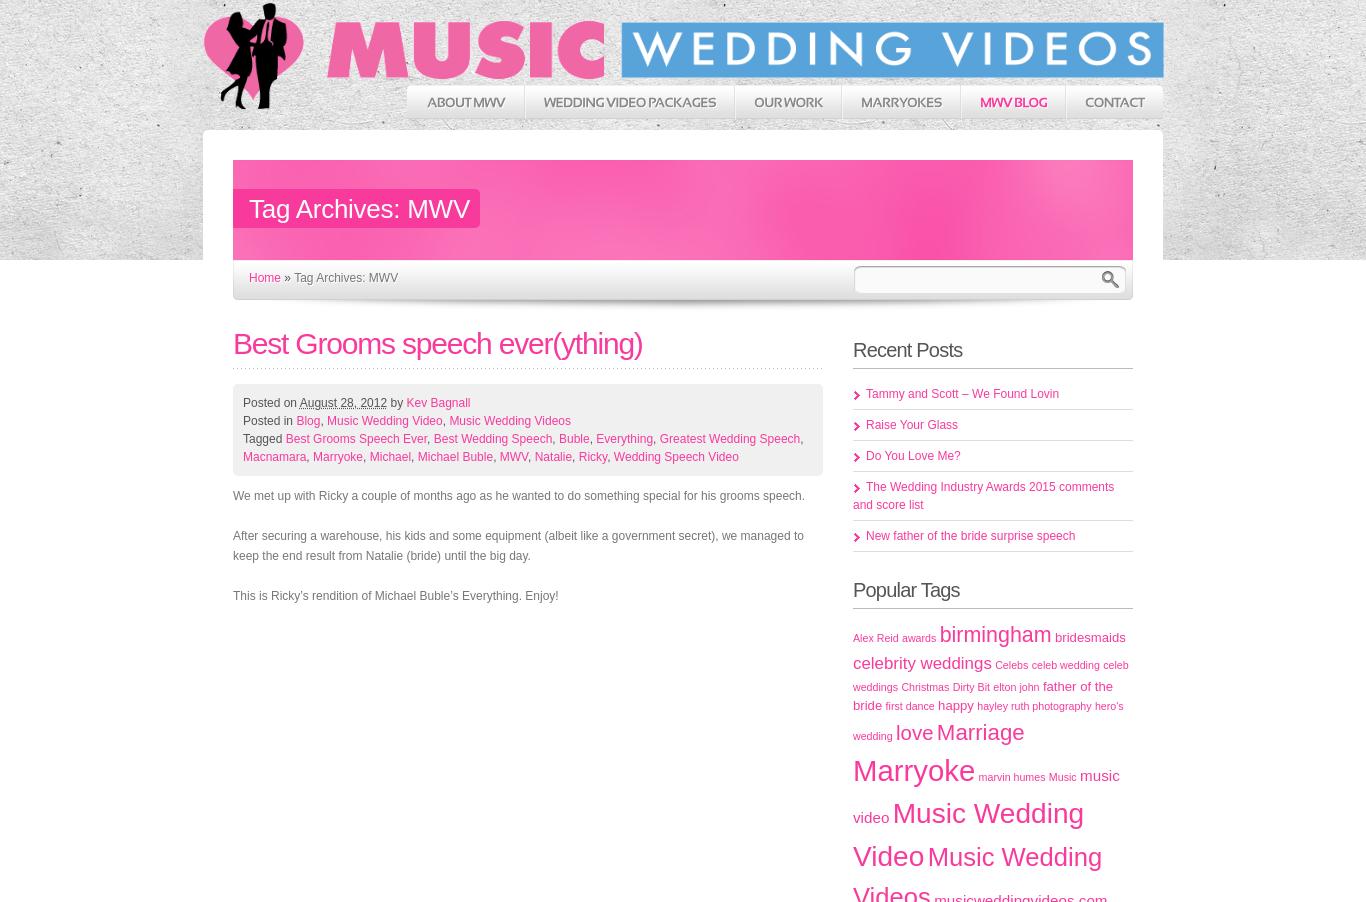  Describe the element at coordinates (264, 439) in the screenshot. I see `'Tagged'` at that location.